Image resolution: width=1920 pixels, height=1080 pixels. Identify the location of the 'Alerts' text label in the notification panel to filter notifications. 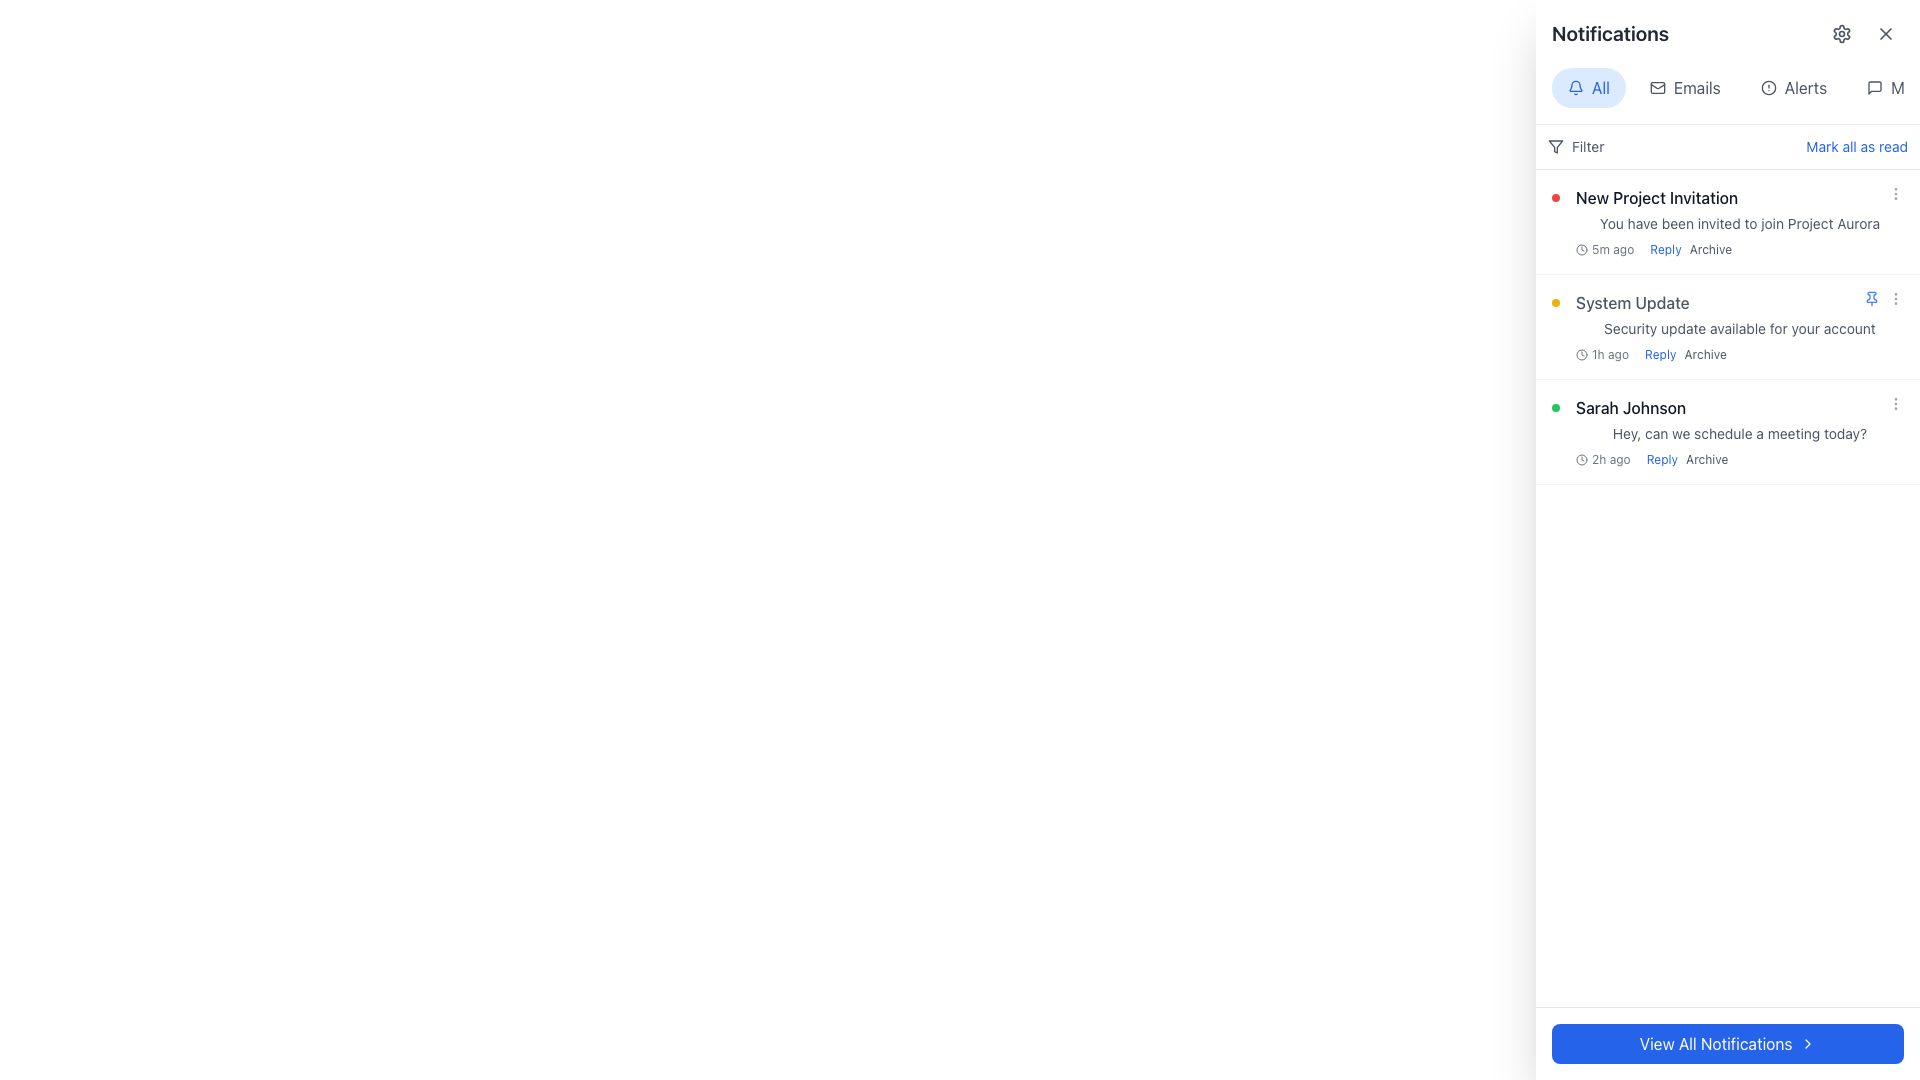
(1805, 87).